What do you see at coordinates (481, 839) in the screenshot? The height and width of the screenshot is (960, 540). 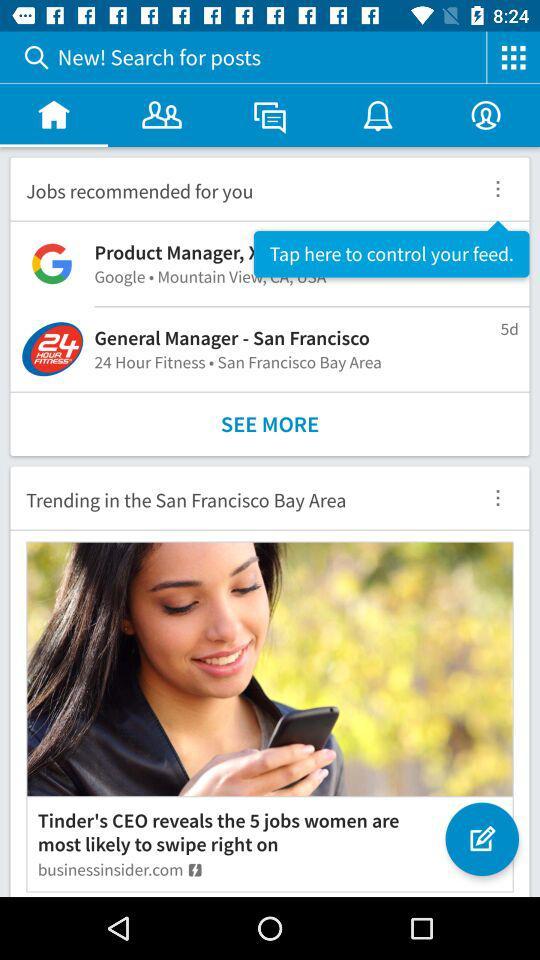 I see `the edit icon` at bounding box center [481, 839].